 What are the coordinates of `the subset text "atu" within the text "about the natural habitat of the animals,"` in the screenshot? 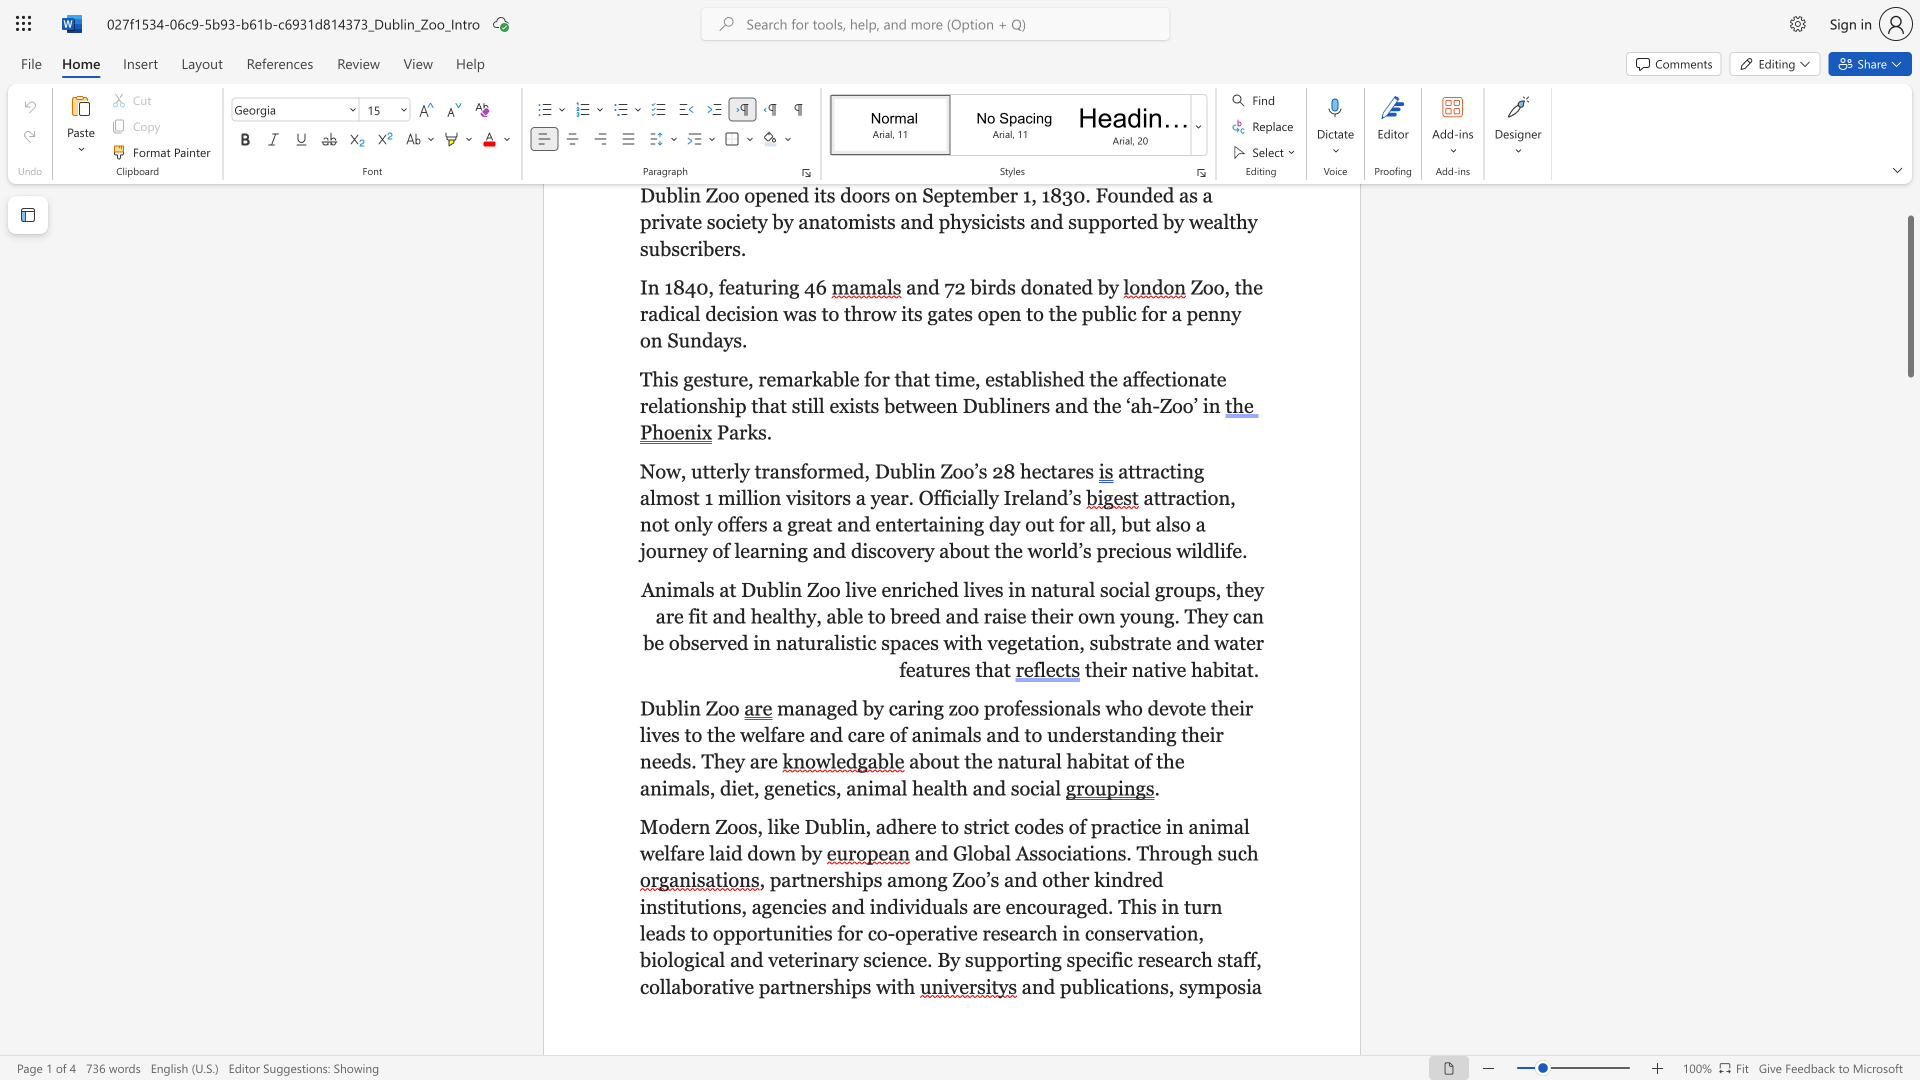 It's located at (1009, 761).